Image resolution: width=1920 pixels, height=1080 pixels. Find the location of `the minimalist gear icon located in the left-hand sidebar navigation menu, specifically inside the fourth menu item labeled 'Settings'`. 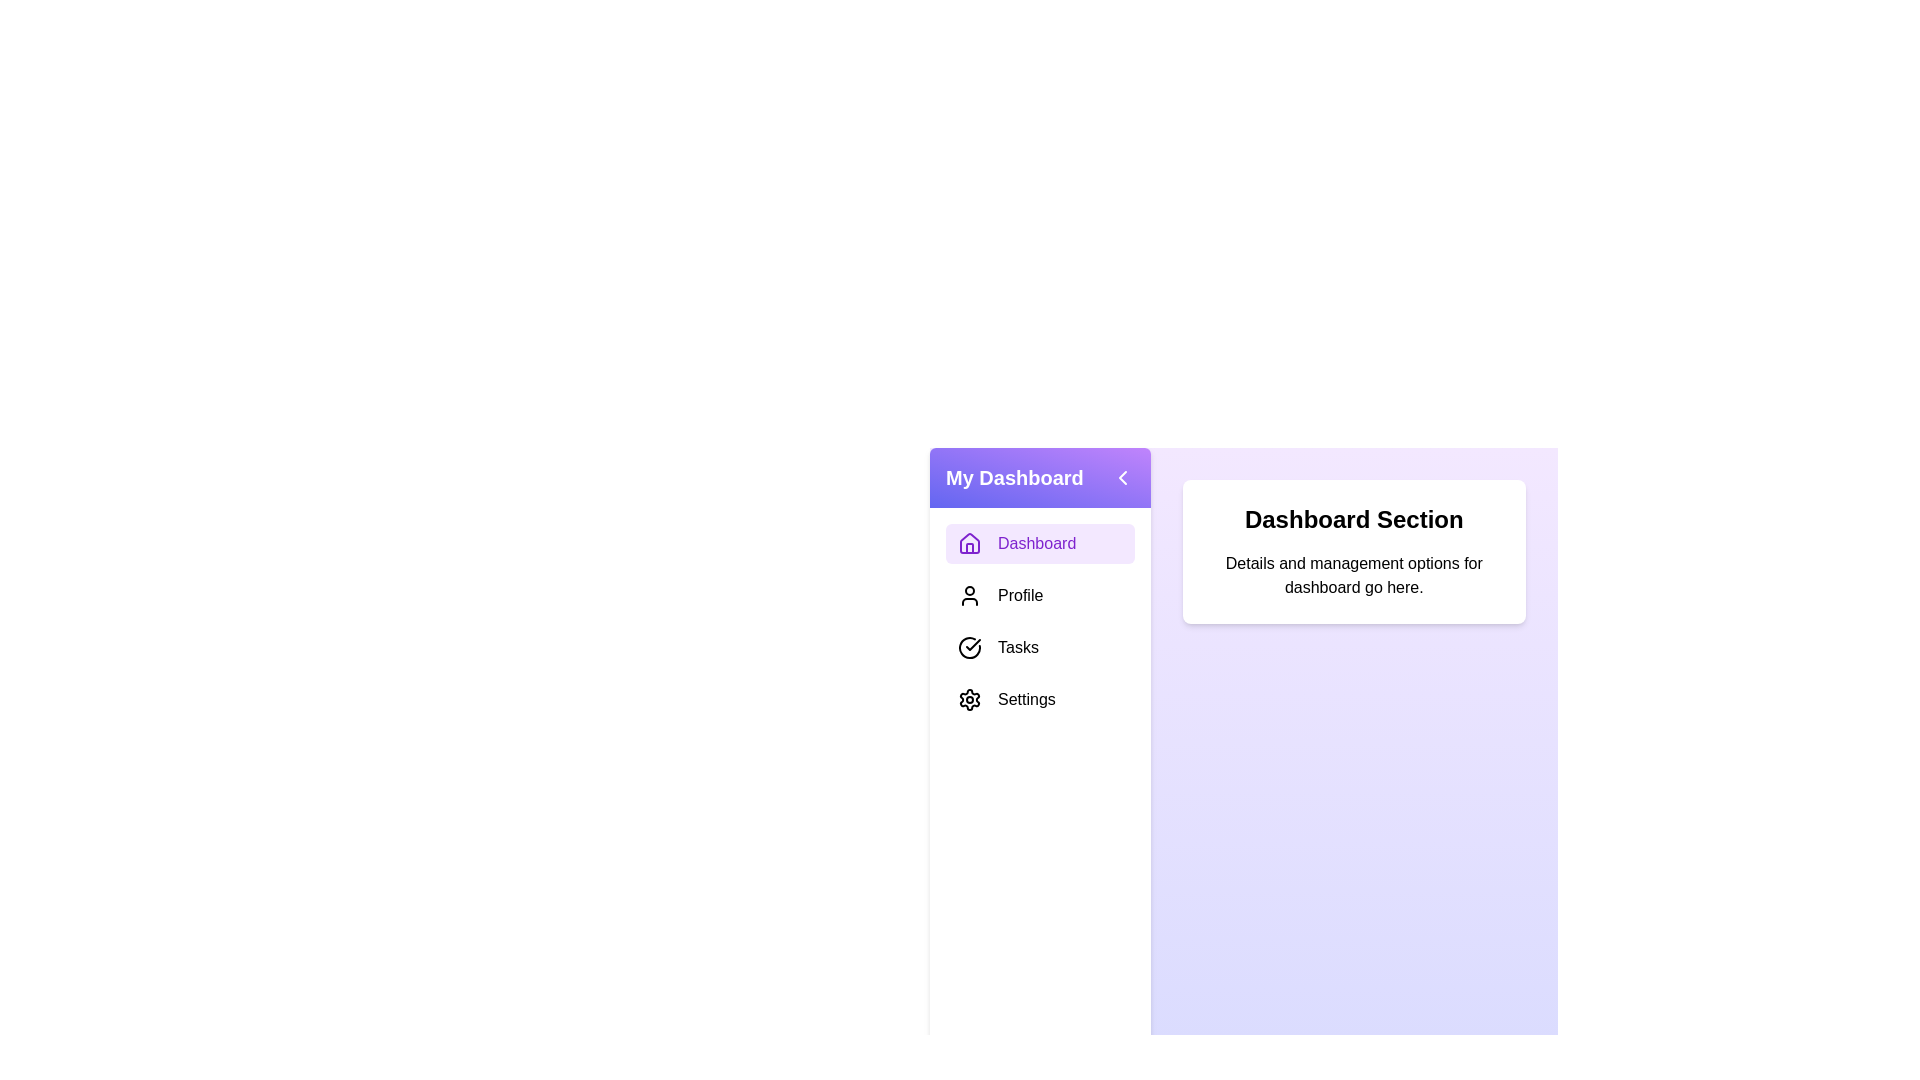

the minimalist gear icon located in the left-hand sidebar navigation menu, specifically inside the fourth menu item labeled 'Settings' is located at coordinates (969, 698).